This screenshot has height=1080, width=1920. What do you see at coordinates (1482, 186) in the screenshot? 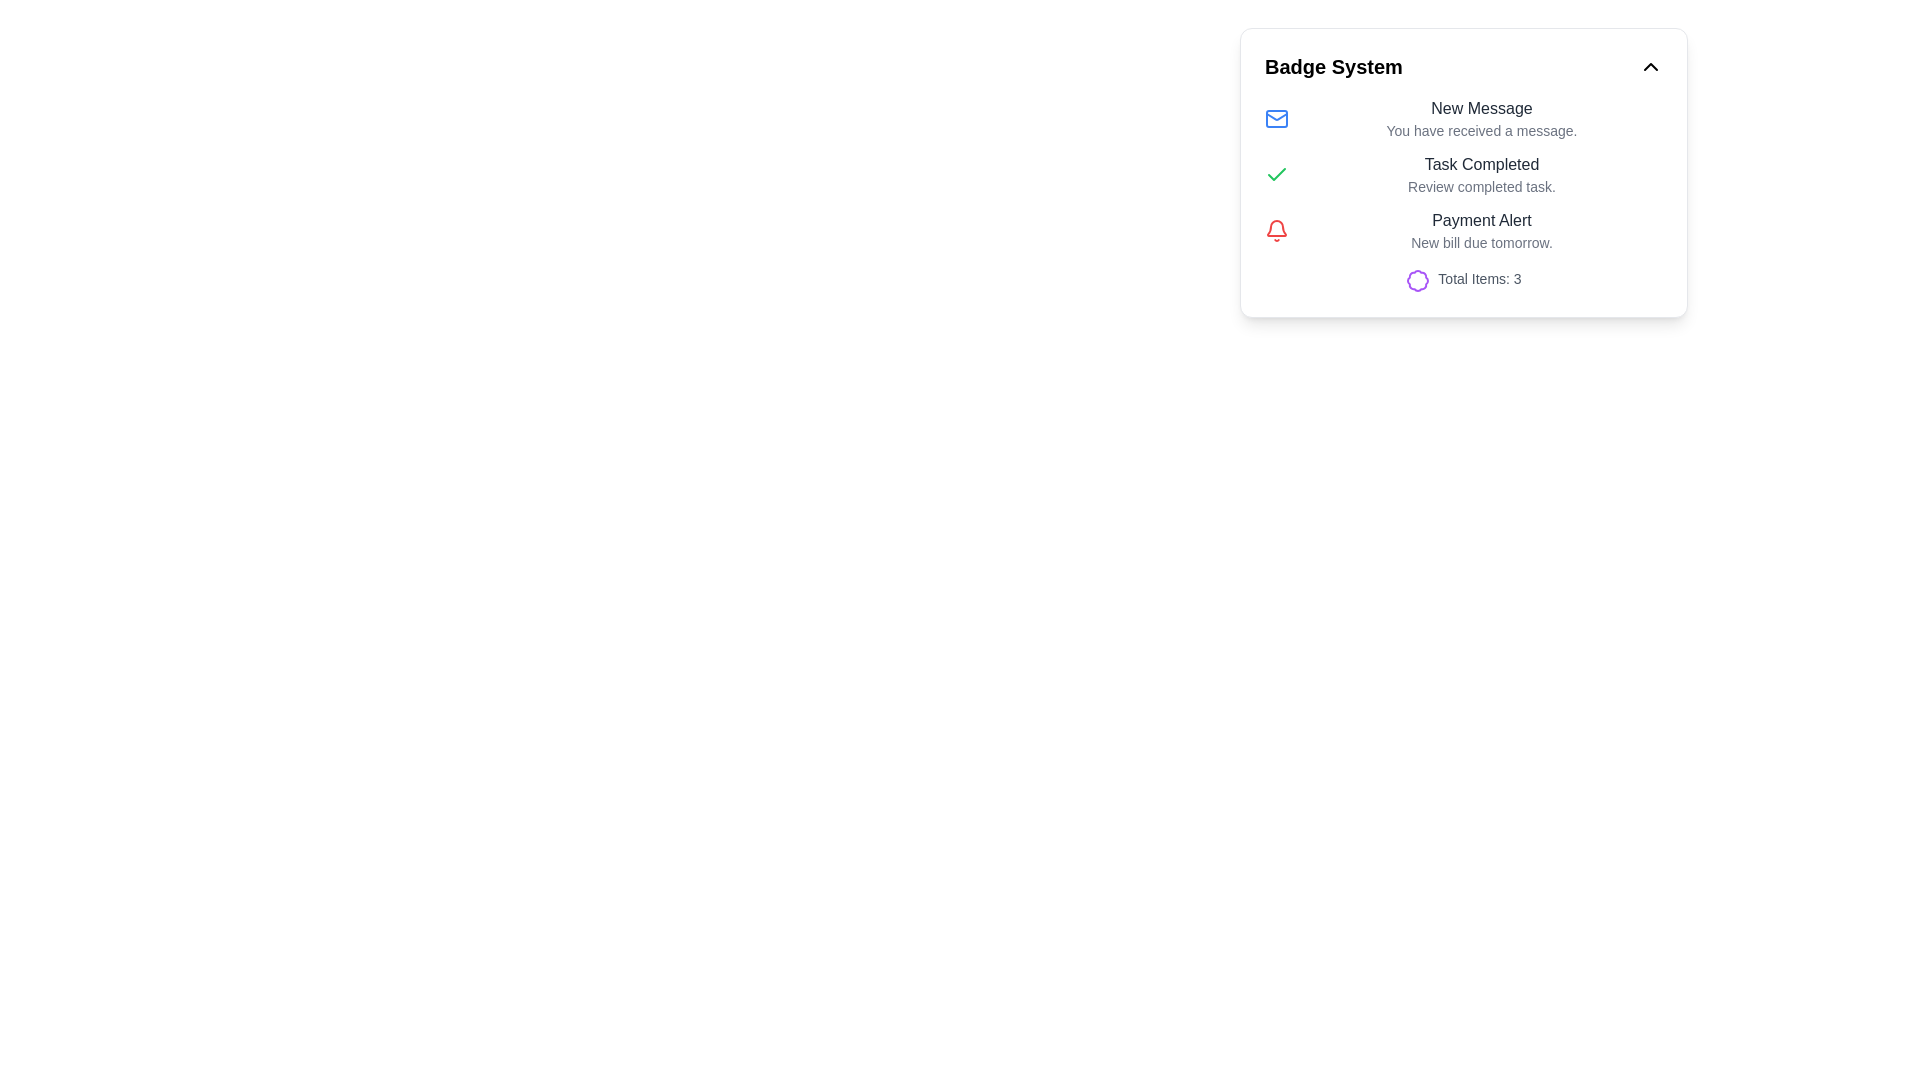
I see `the static text label that reads 'Review completed task.', which is styled in a small gray font and located directly below 'Task Completed' in the 'Badge System' section` at bounding box center [1482, 186].